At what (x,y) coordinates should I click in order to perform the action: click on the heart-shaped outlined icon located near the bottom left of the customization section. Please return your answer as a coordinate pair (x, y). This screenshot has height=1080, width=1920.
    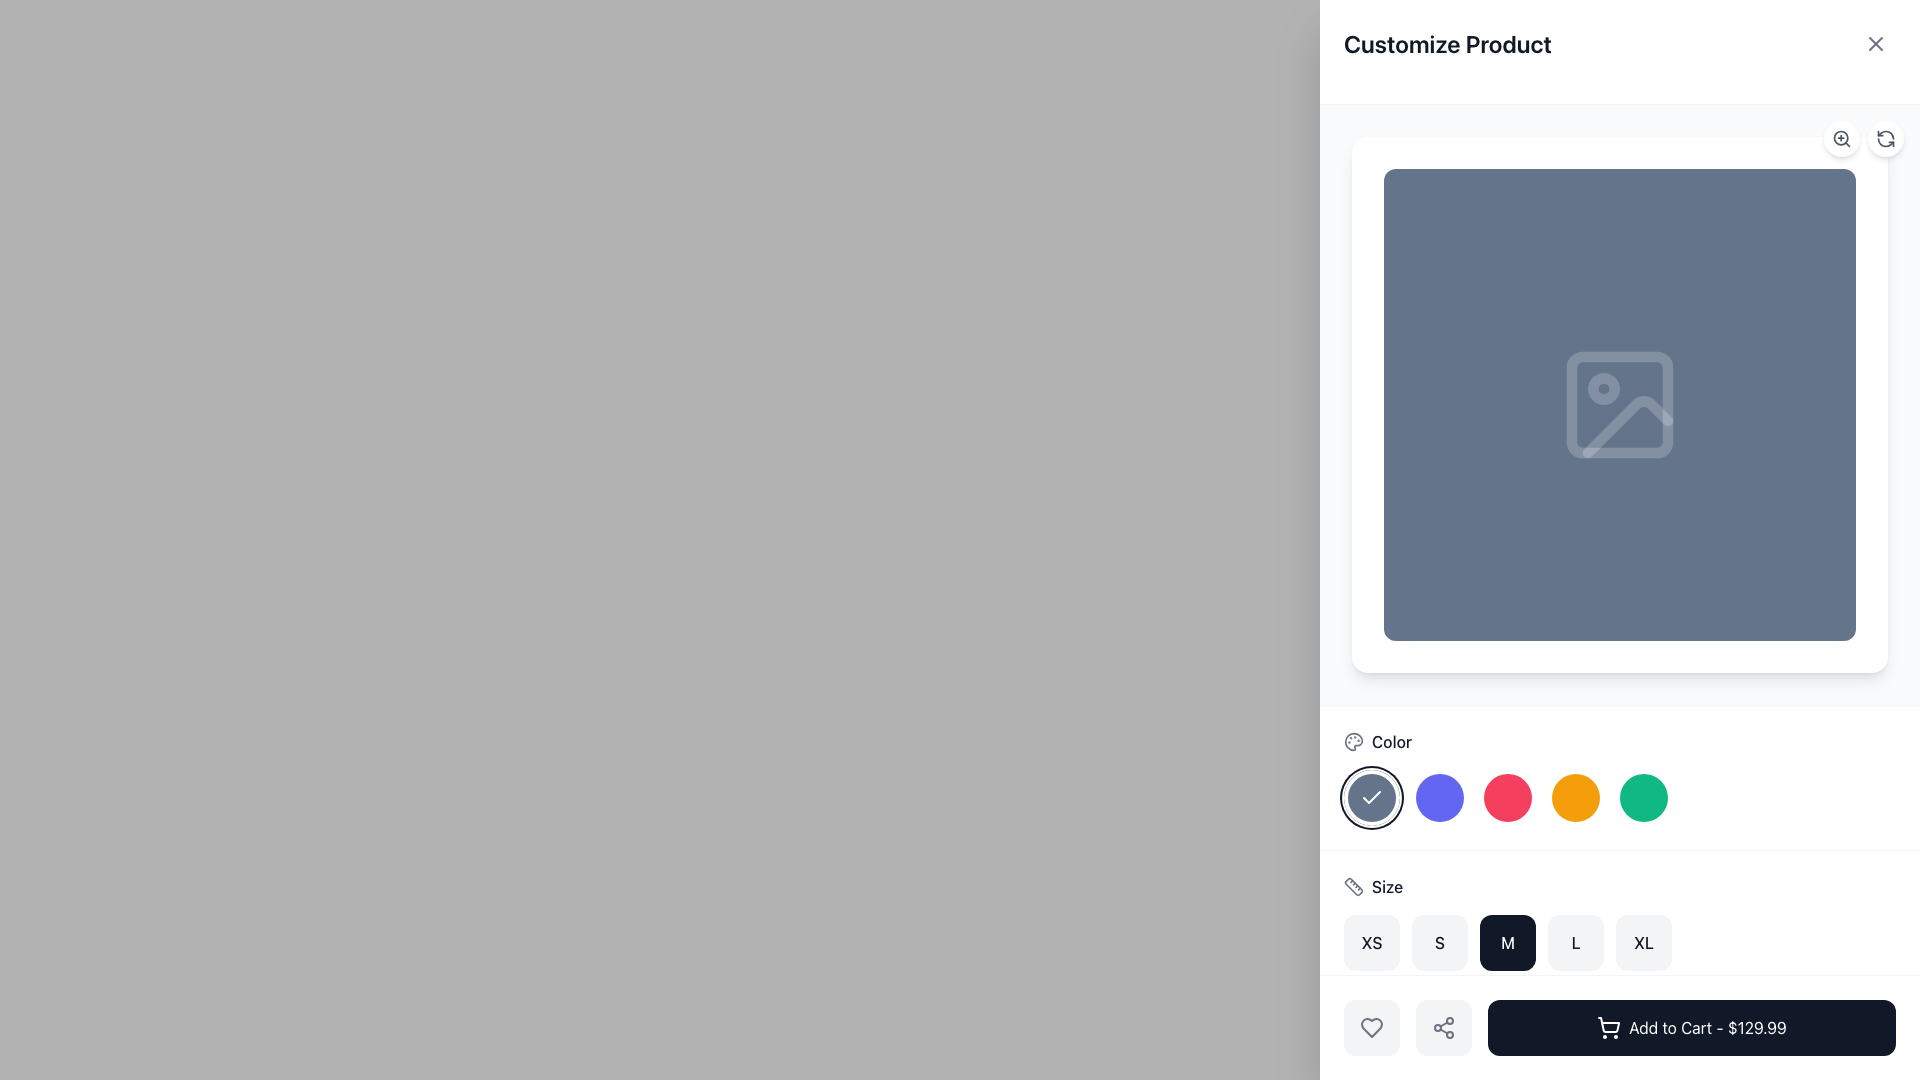
    Looking at the image, I should click on (1371, 1028).